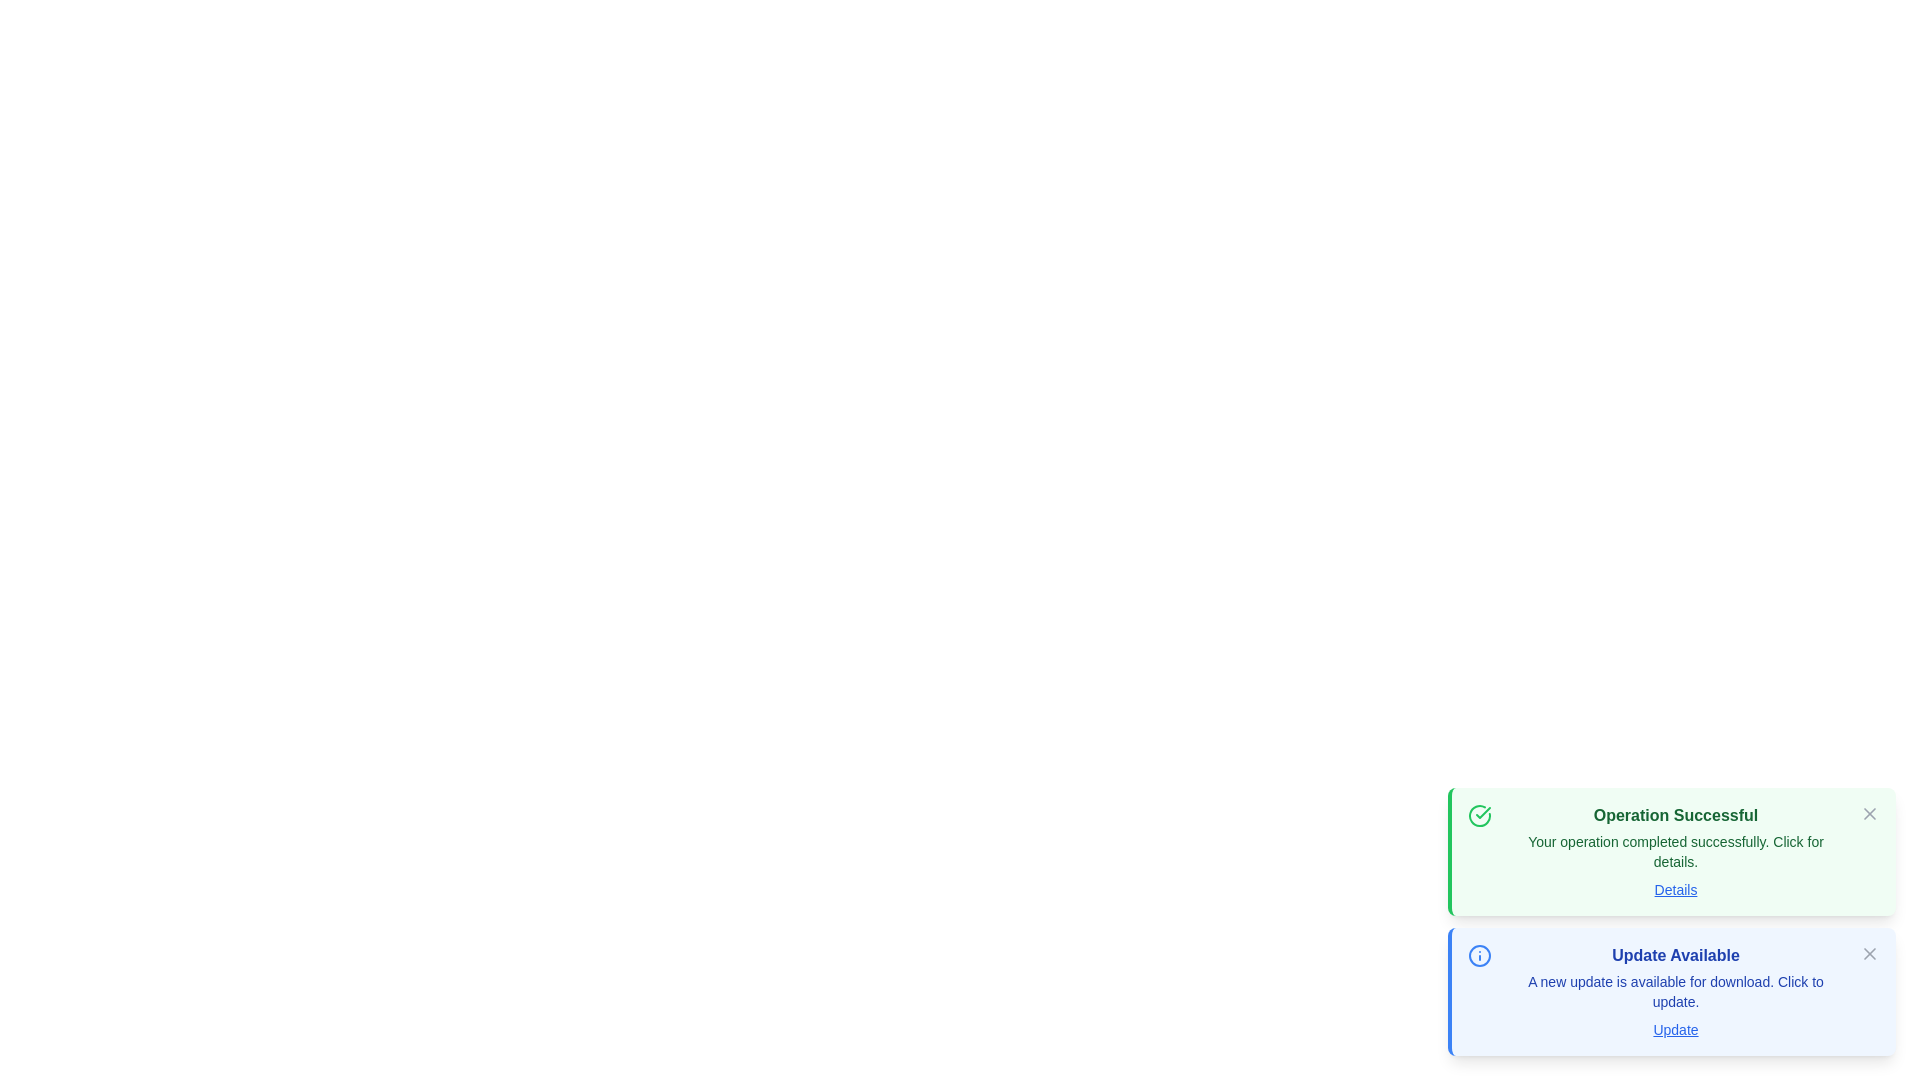  Describe the element at coordinates (1675, 1029) in the screenshot. I see `the 'Update' hyperlink located in the 'Update Available' notification box at the bottom-right quadrant of the interface to initiate the update process` at that location.